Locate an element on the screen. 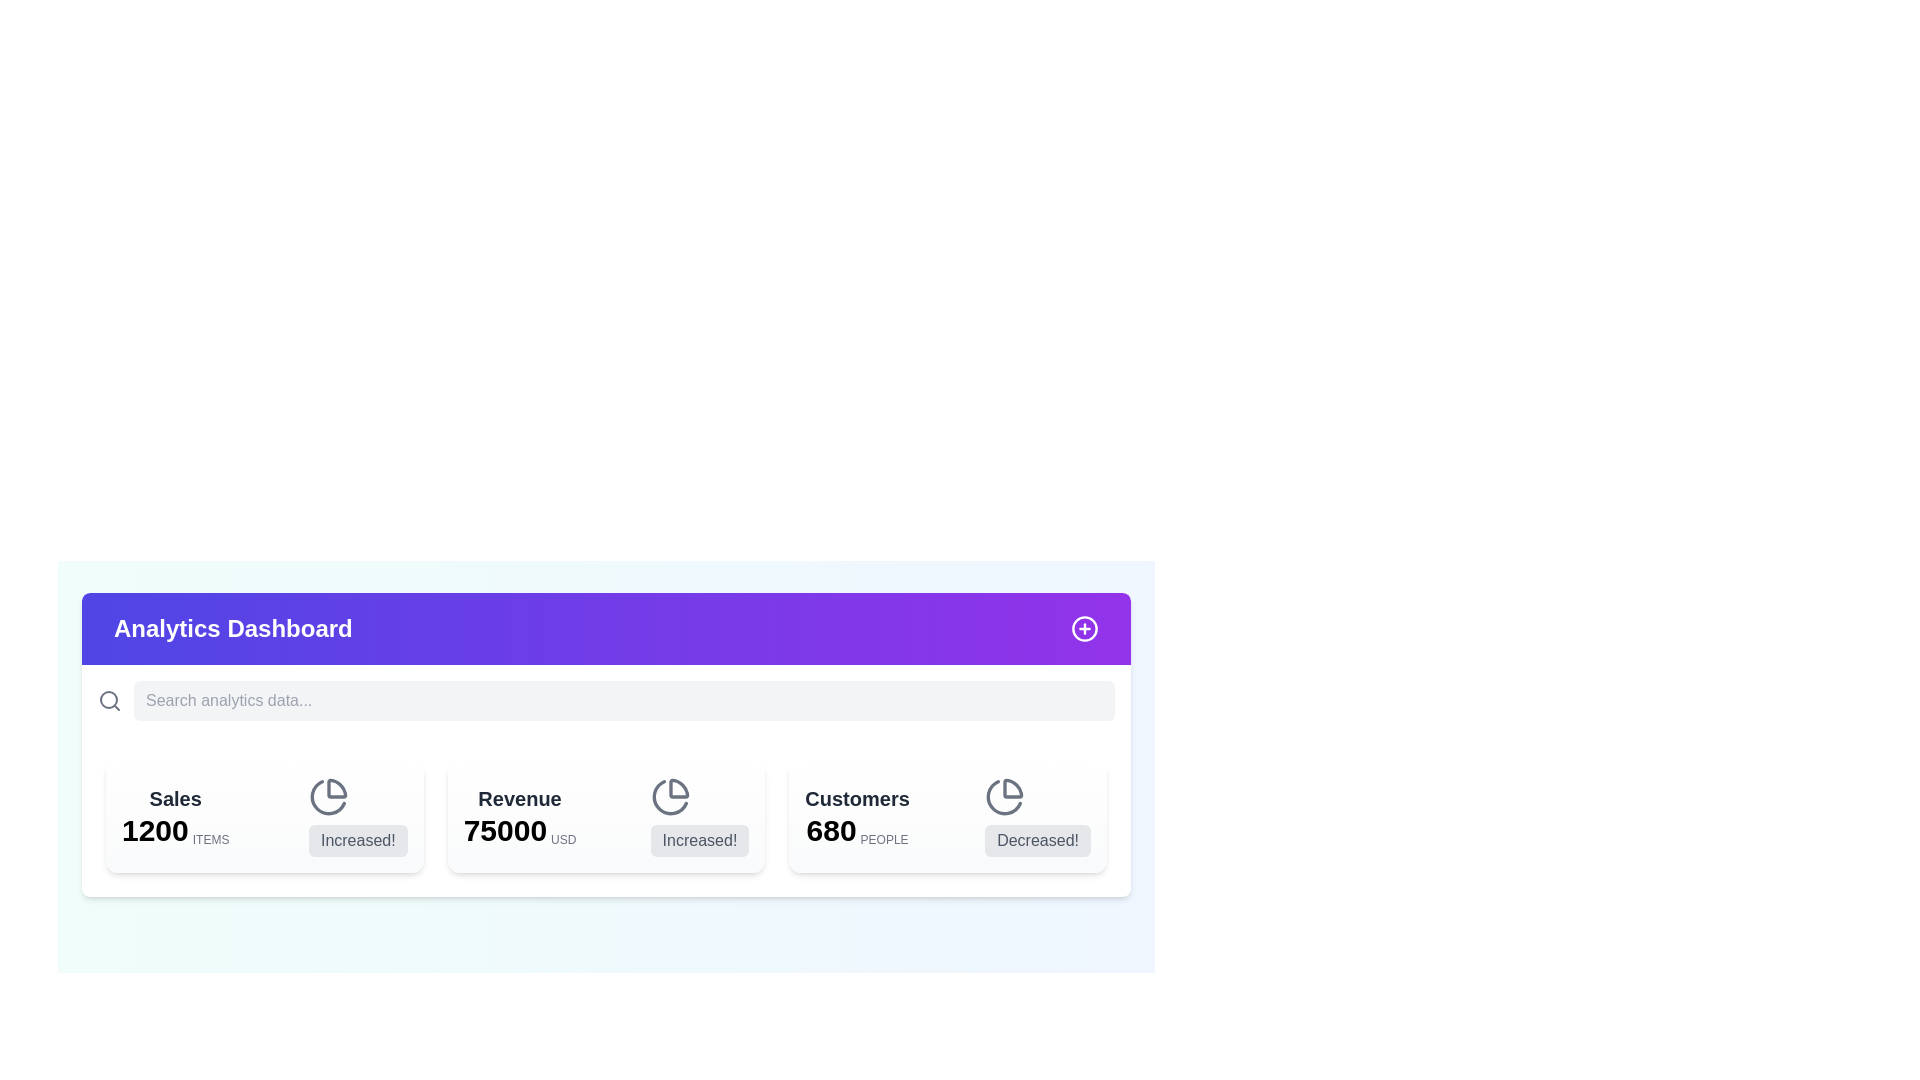 The image size is (1920, 1080). the static text display showing the revenue figure of '75000 USD' on the dashboard interface is located at coordinates (505, 830).